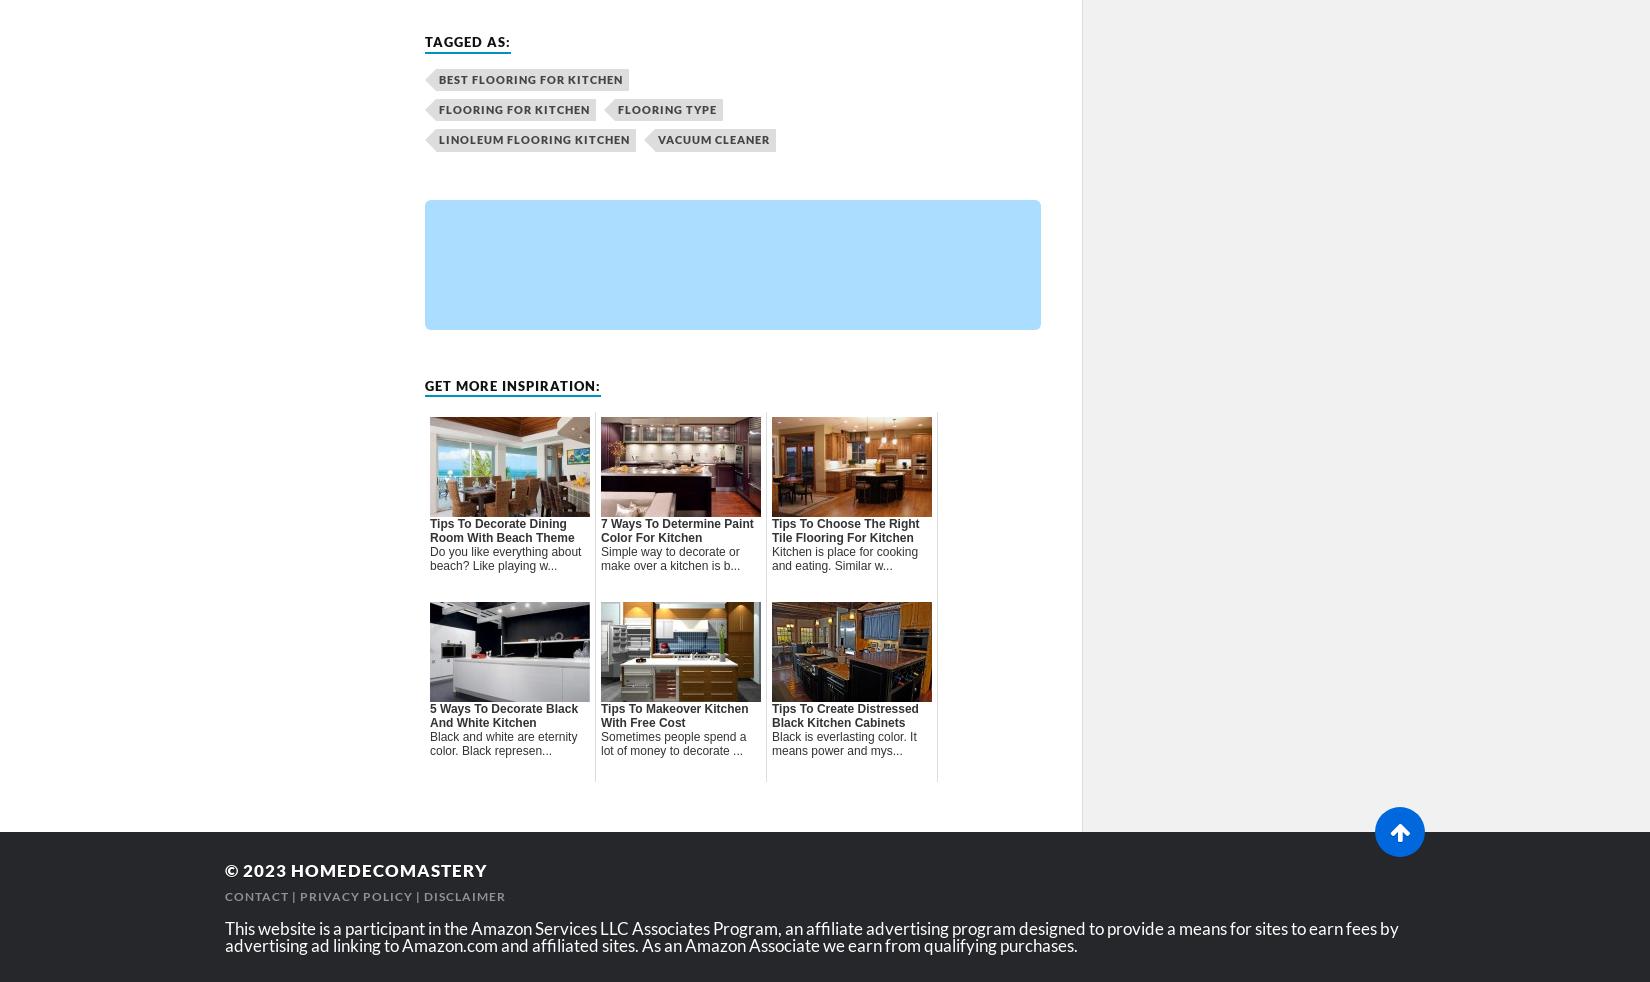  I want to click on 'flooring for kitchen', so click(438, 108).